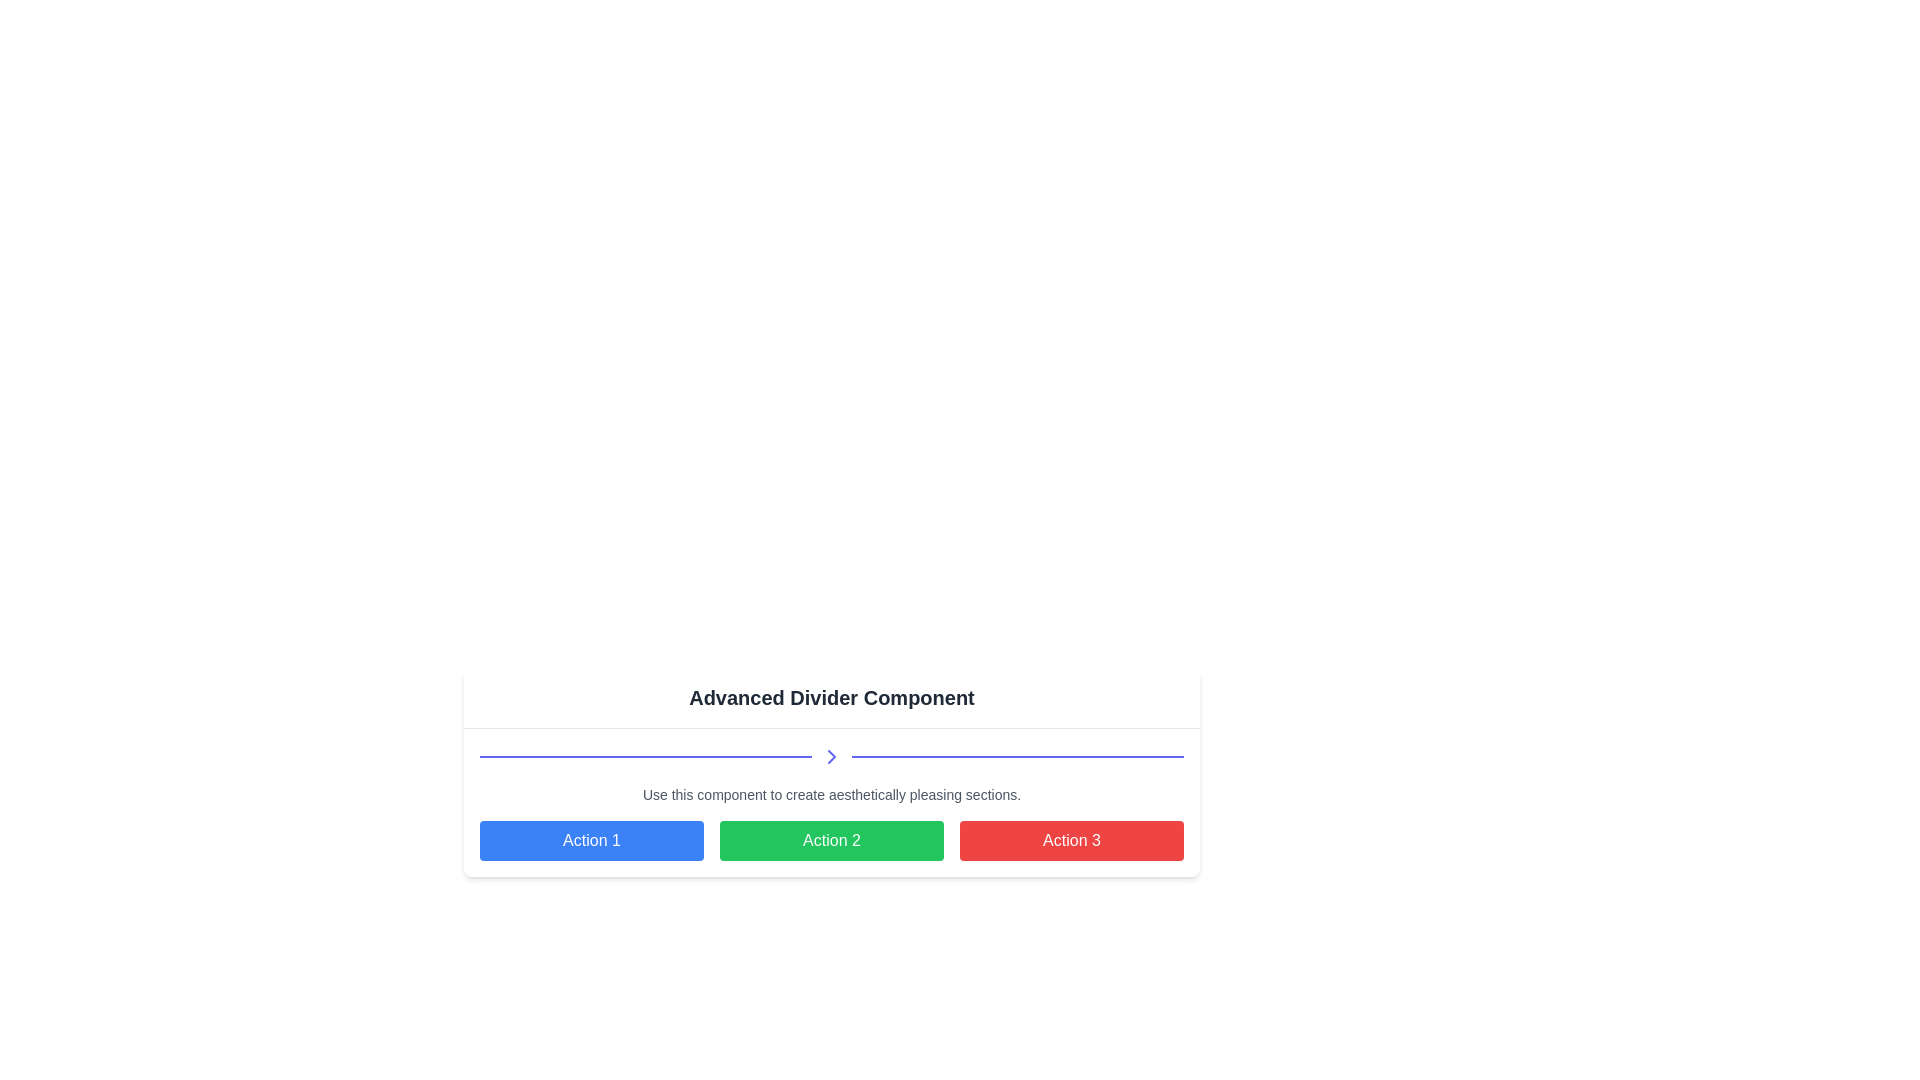  Describe the element at coordinates (831, 850) in the screenshot. I see `the rectangular button labeled 'Action 2' with a green background` at that location.